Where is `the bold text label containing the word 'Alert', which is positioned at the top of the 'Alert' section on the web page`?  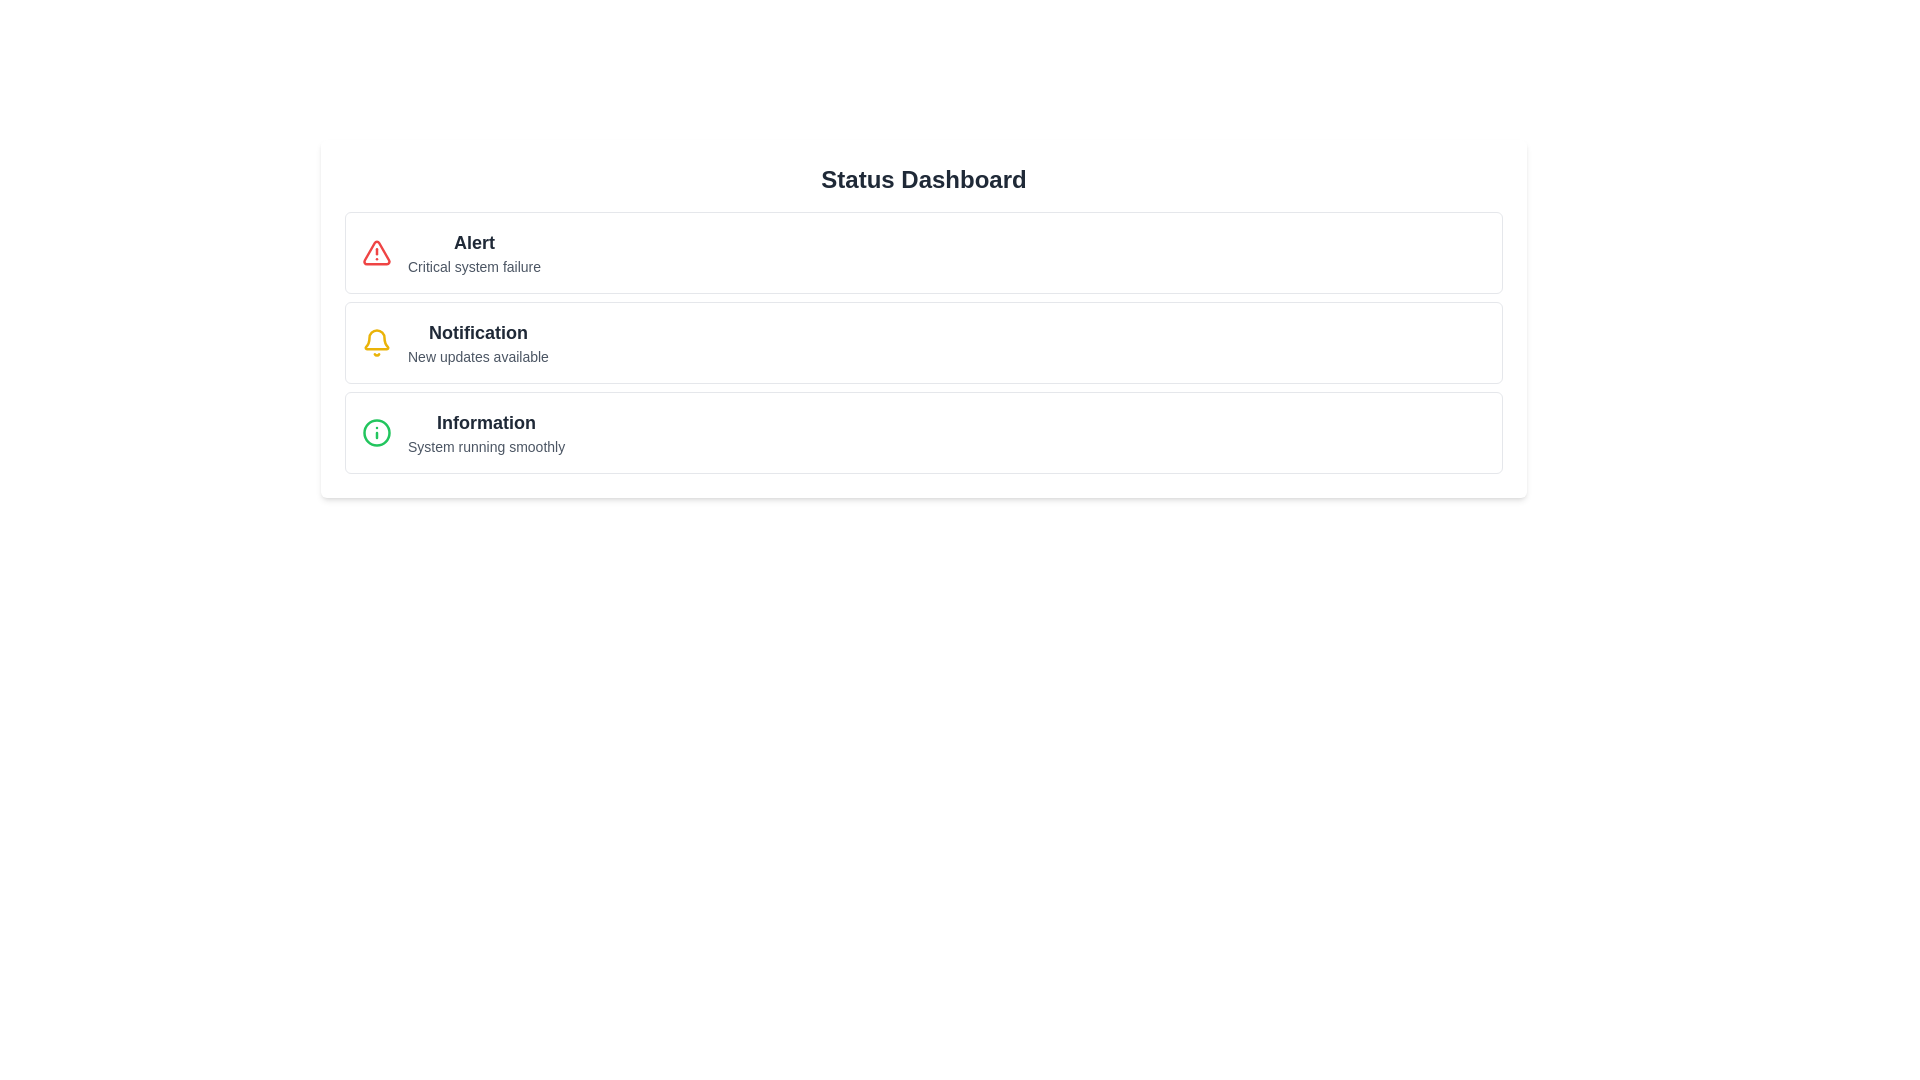 the bold text label containing the word 'Alert', which is positioned at the top of the 'Alert' section on the web page is located at coordinates (473, 242).